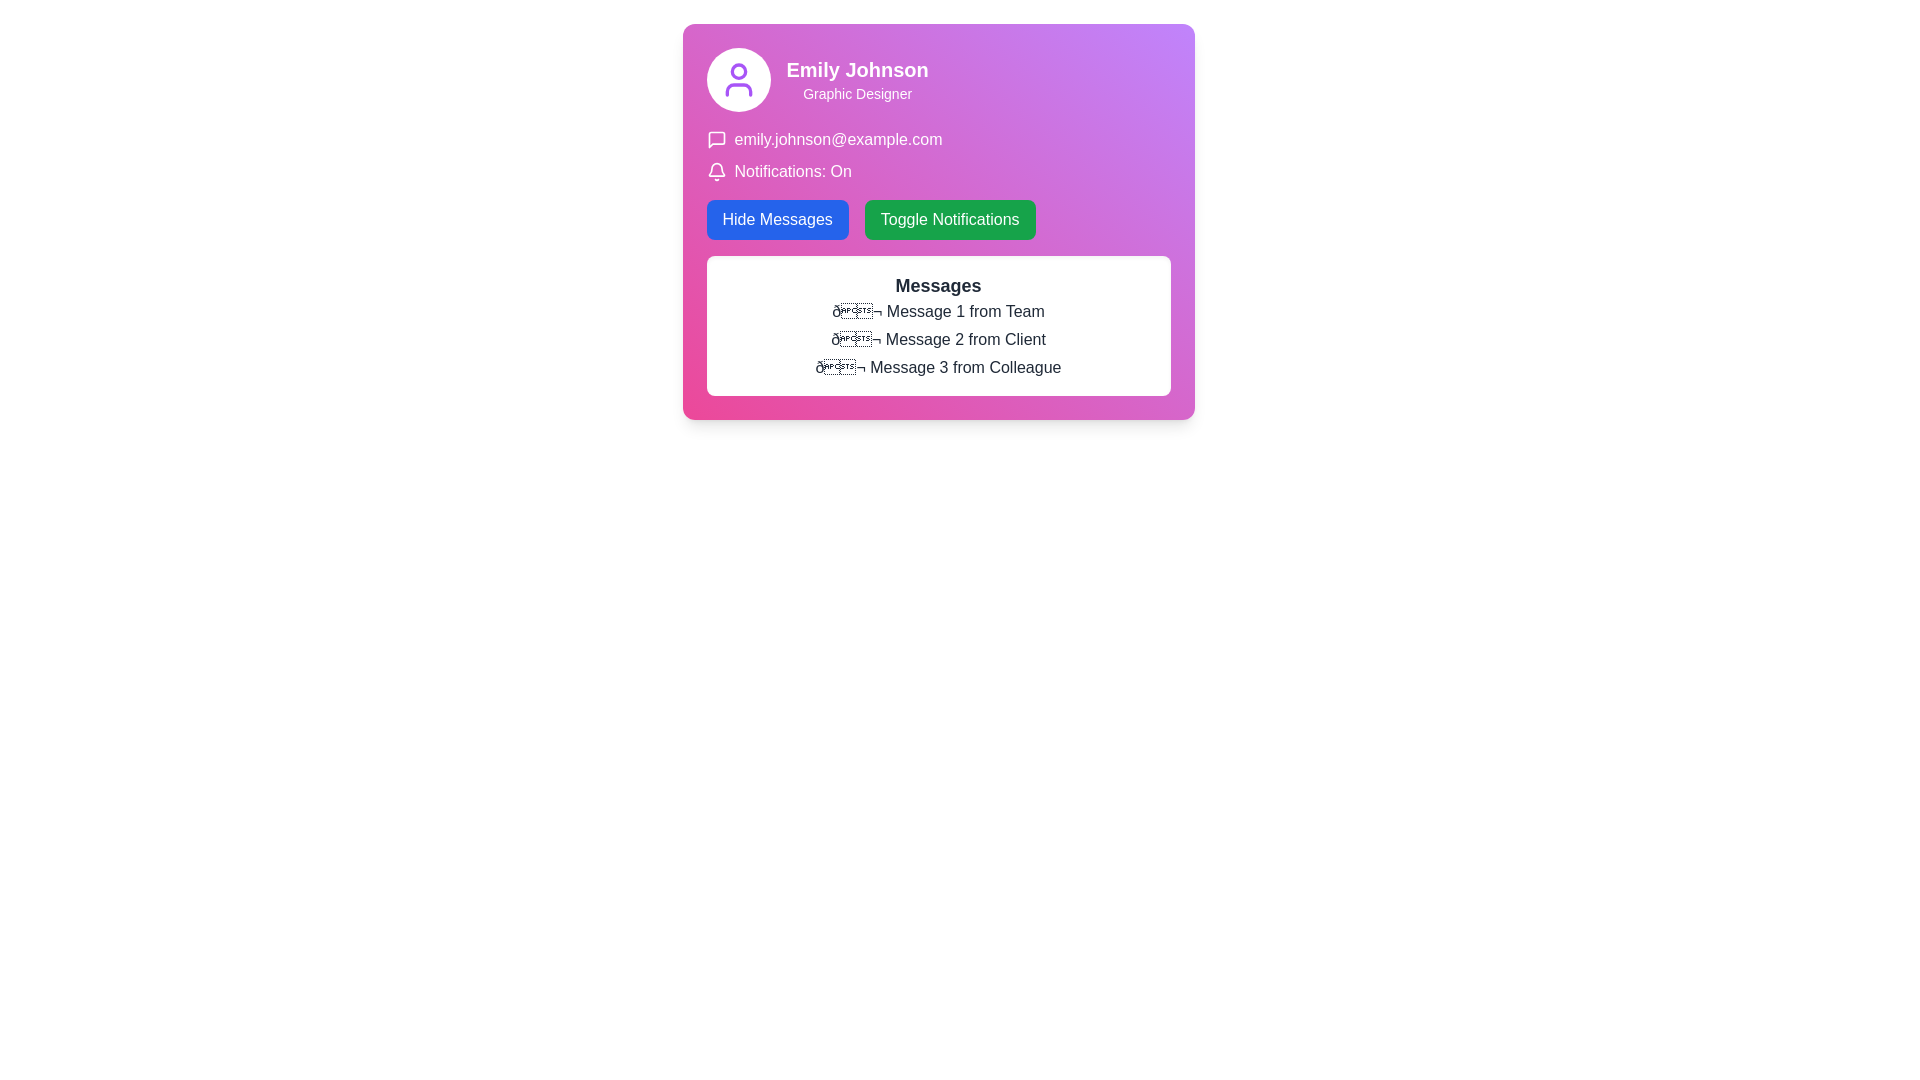 The height and width of the screenshot is (1080, 1920). I want to click on the text display item reading '📬 Message 3 from Colleague', so click(937, 367).